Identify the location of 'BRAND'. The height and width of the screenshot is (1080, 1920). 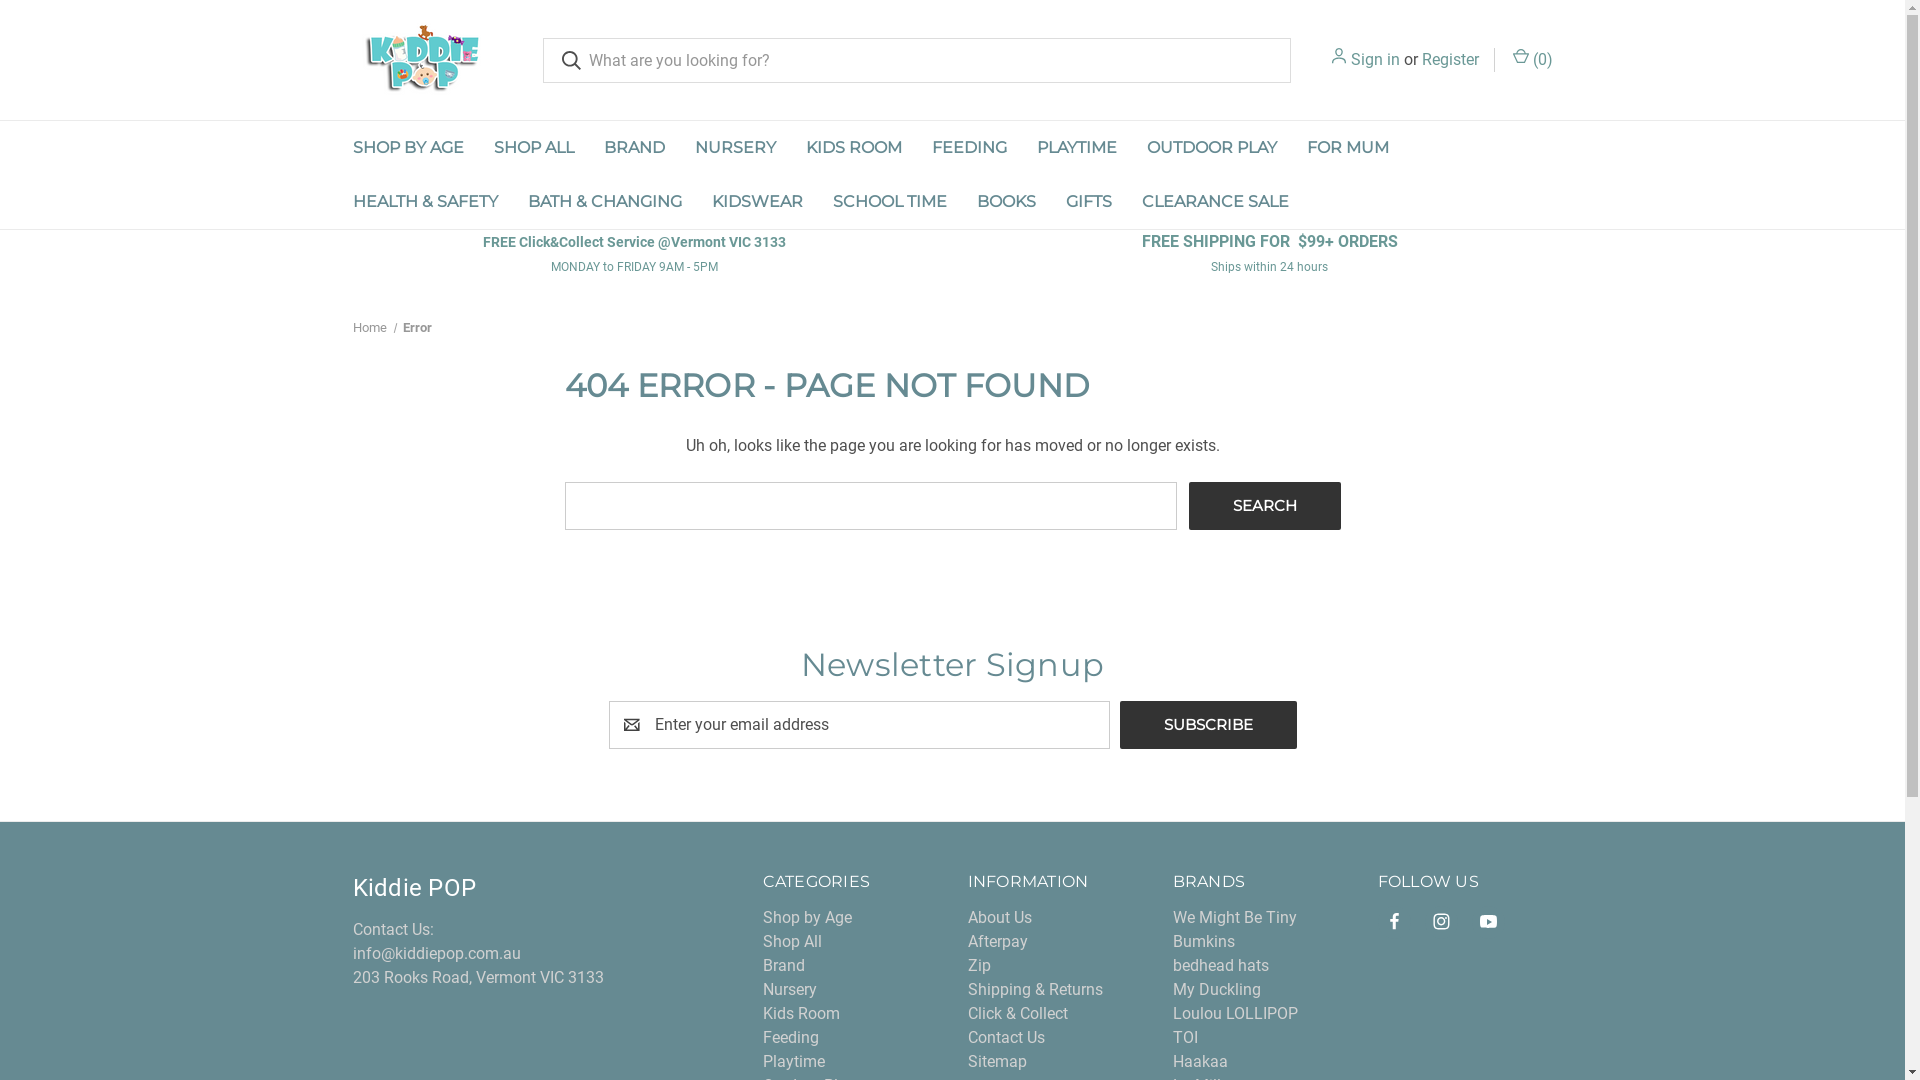
(632, 146).